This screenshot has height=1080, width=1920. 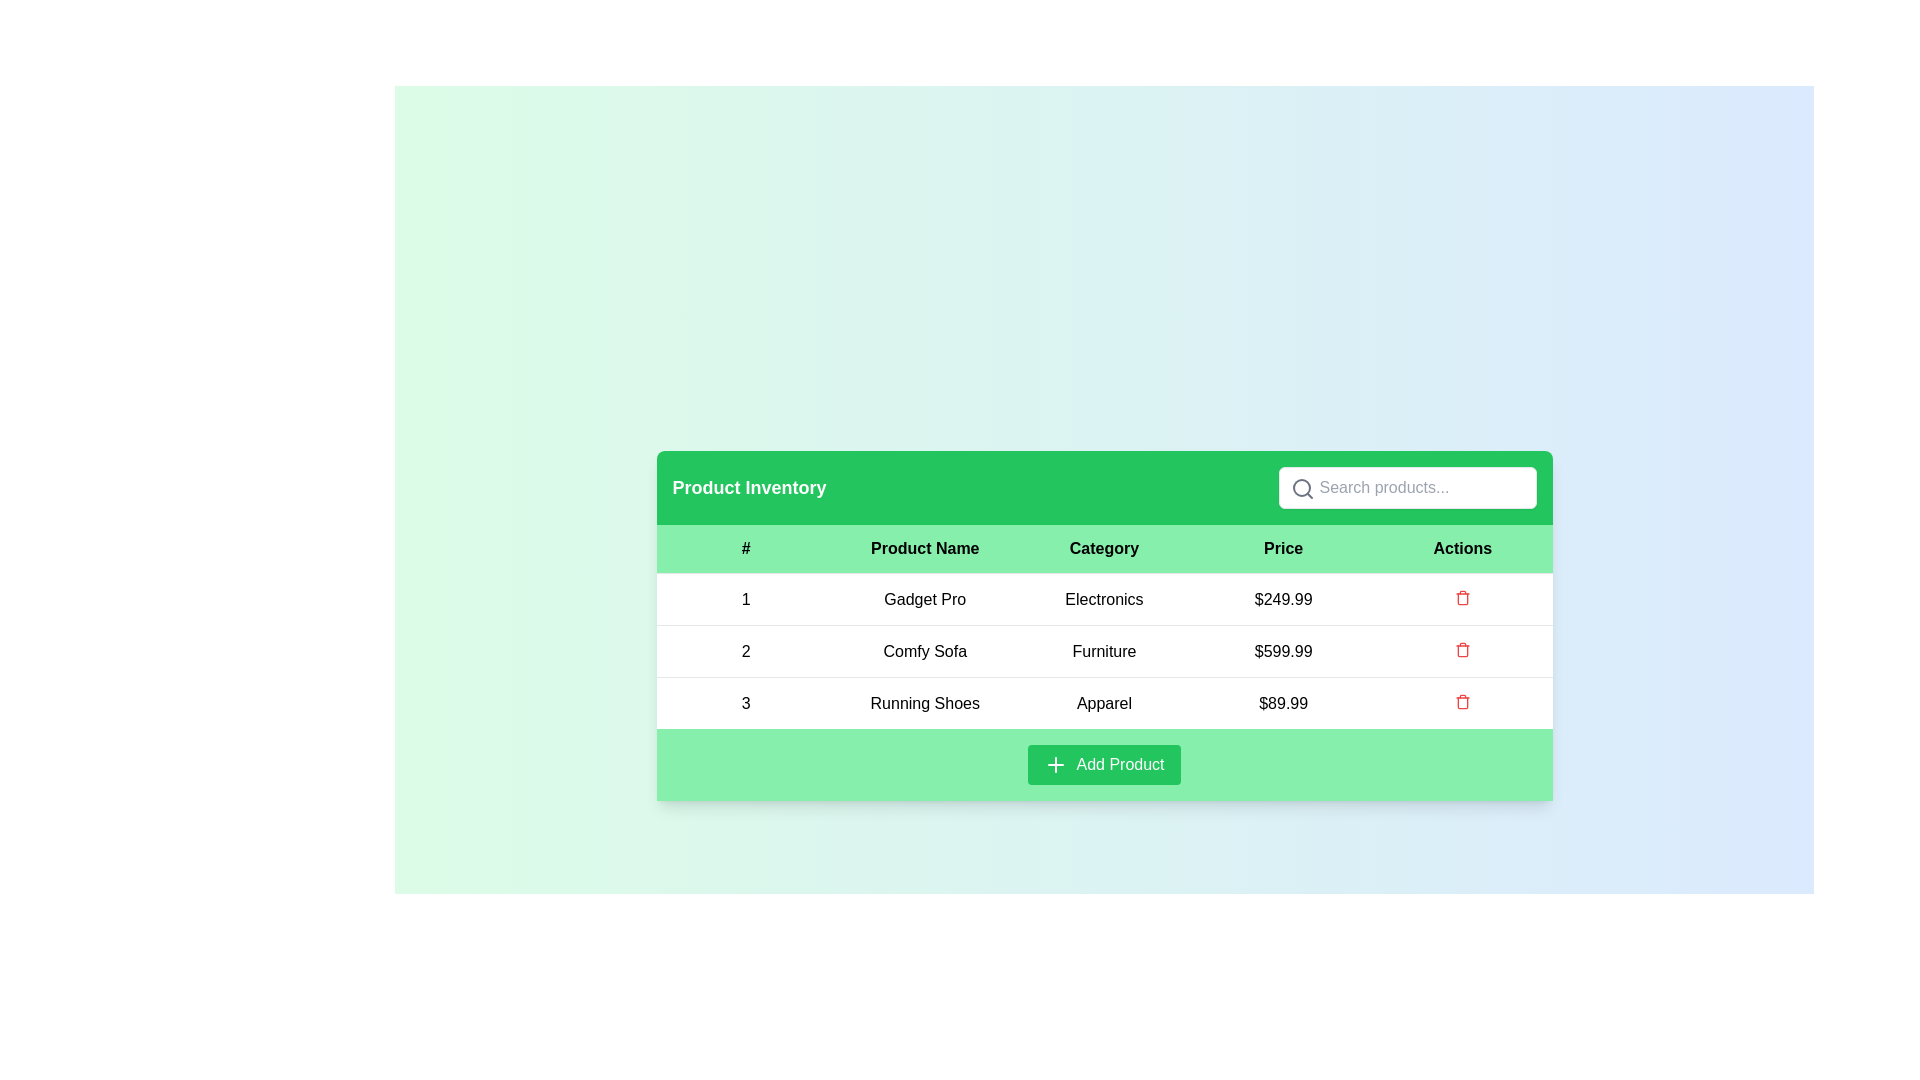 What do you see at coordinates (745, 598) in the screenshot?
I see `the first product entry identifier in the inventory table, located in the '# (Number)' column at the top-left side of the table` at bounding box center [745, 598].